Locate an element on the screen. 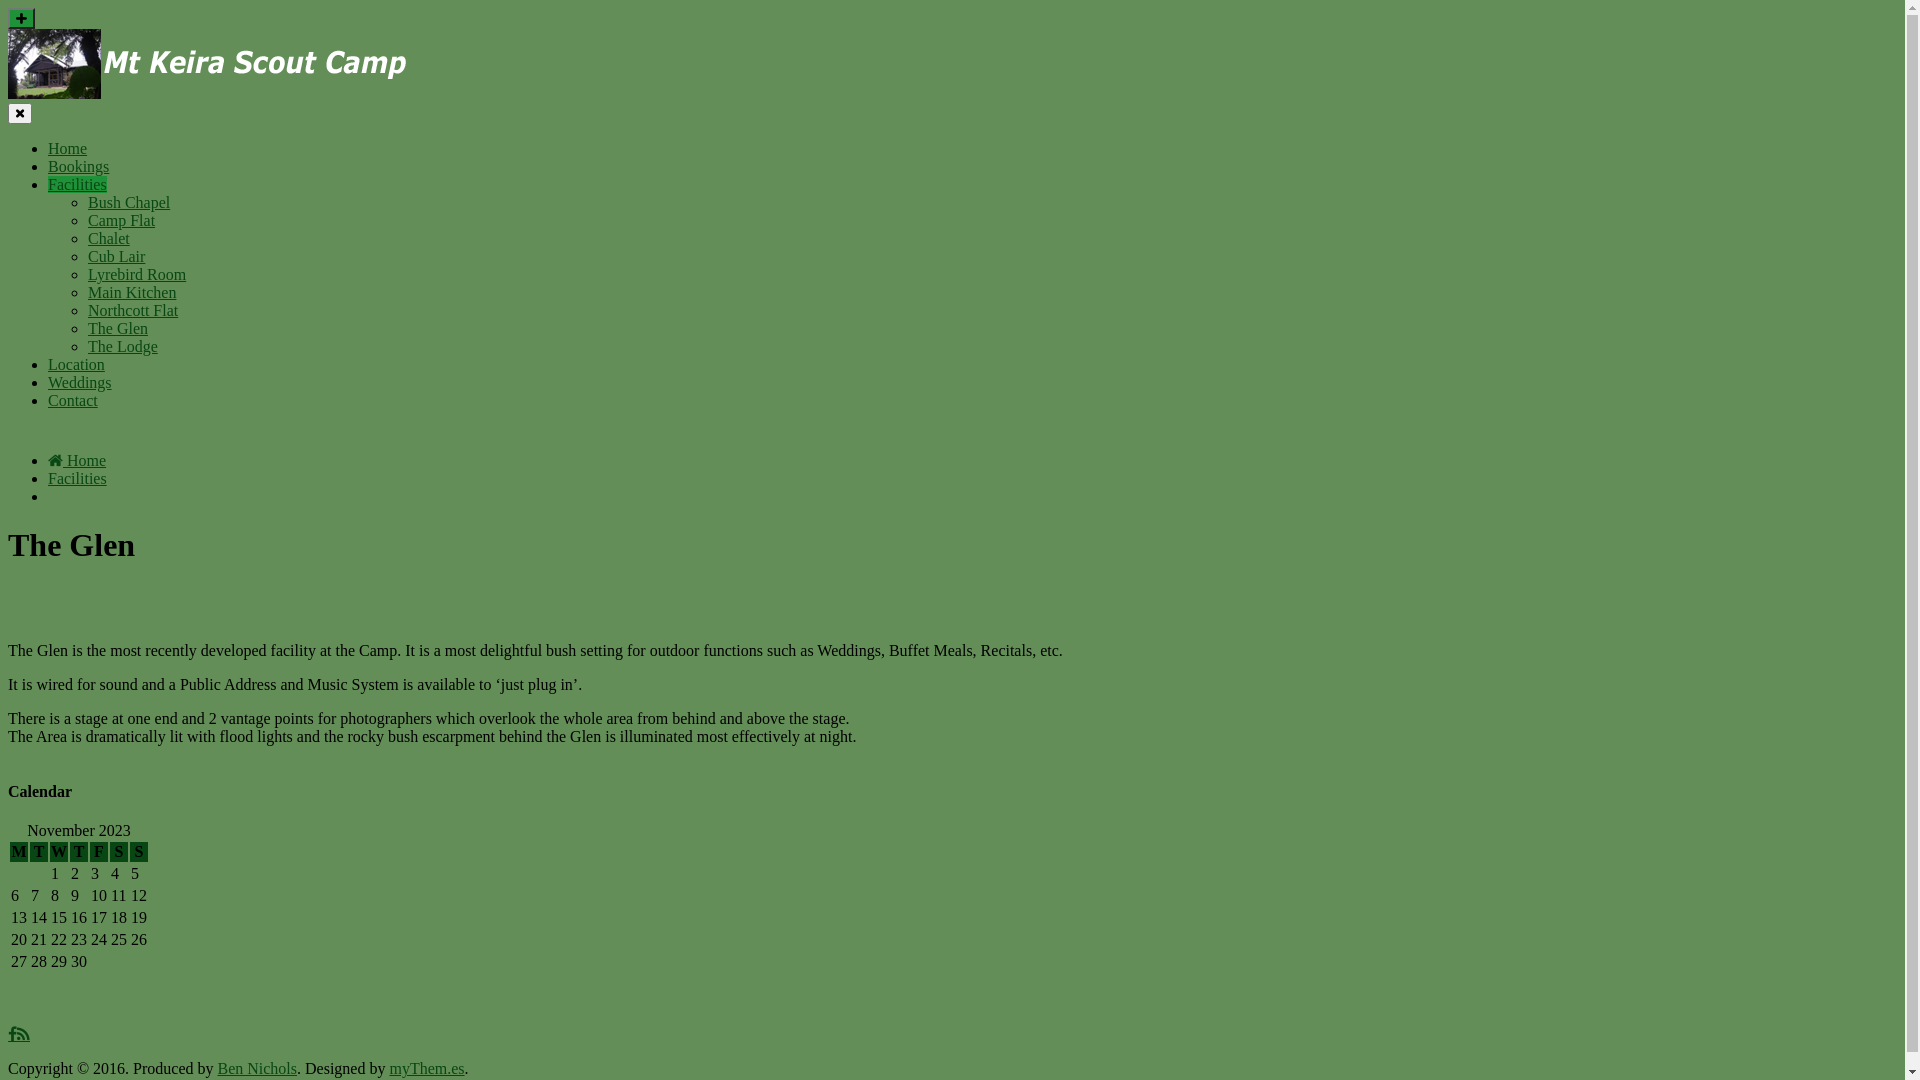 The image size is (1920, 1080). 'Mt Keira Scout Camp - SC&T Region Scouts' is located at coordinates (207, 93).